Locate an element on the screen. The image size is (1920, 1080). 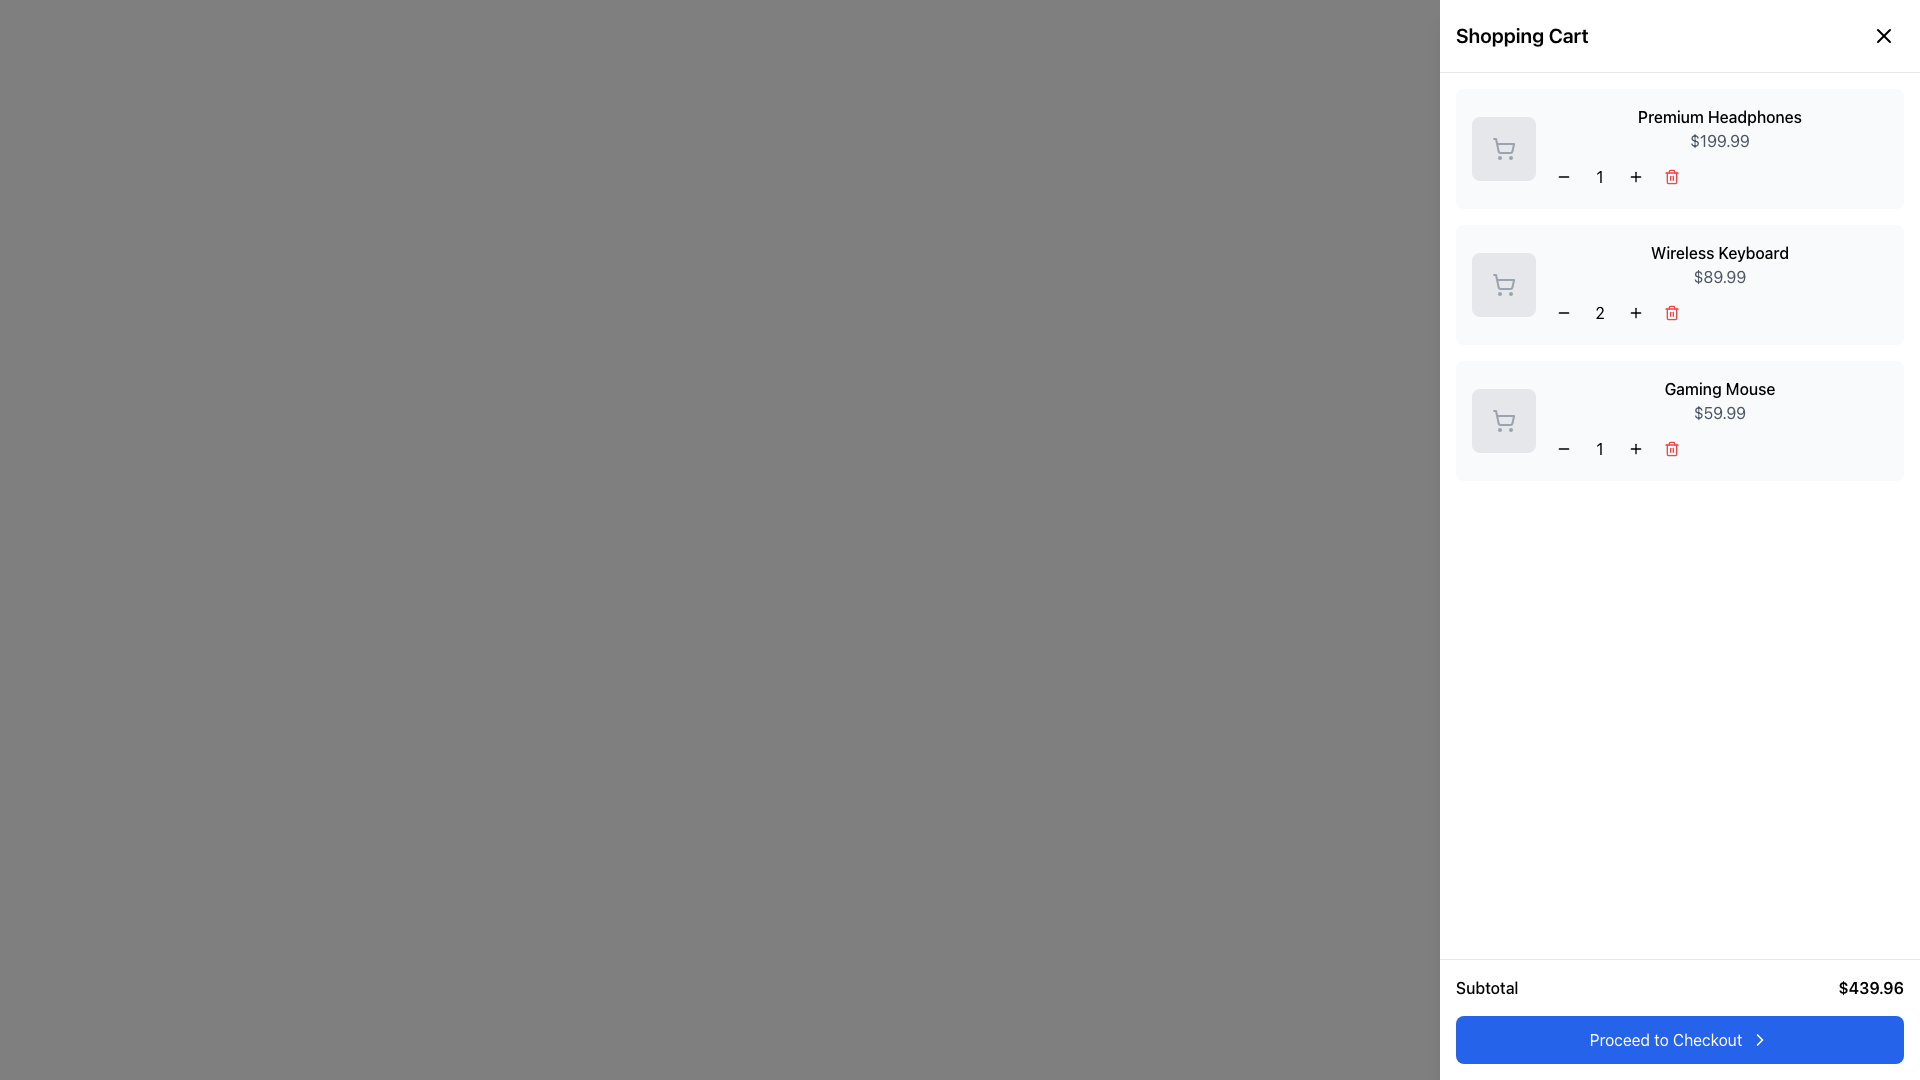
the text display field that shows the current quantity of 'Gaming Mouse' in the shopping cart, located between the minus and plus buttons is located at coordinates (1598, 447).